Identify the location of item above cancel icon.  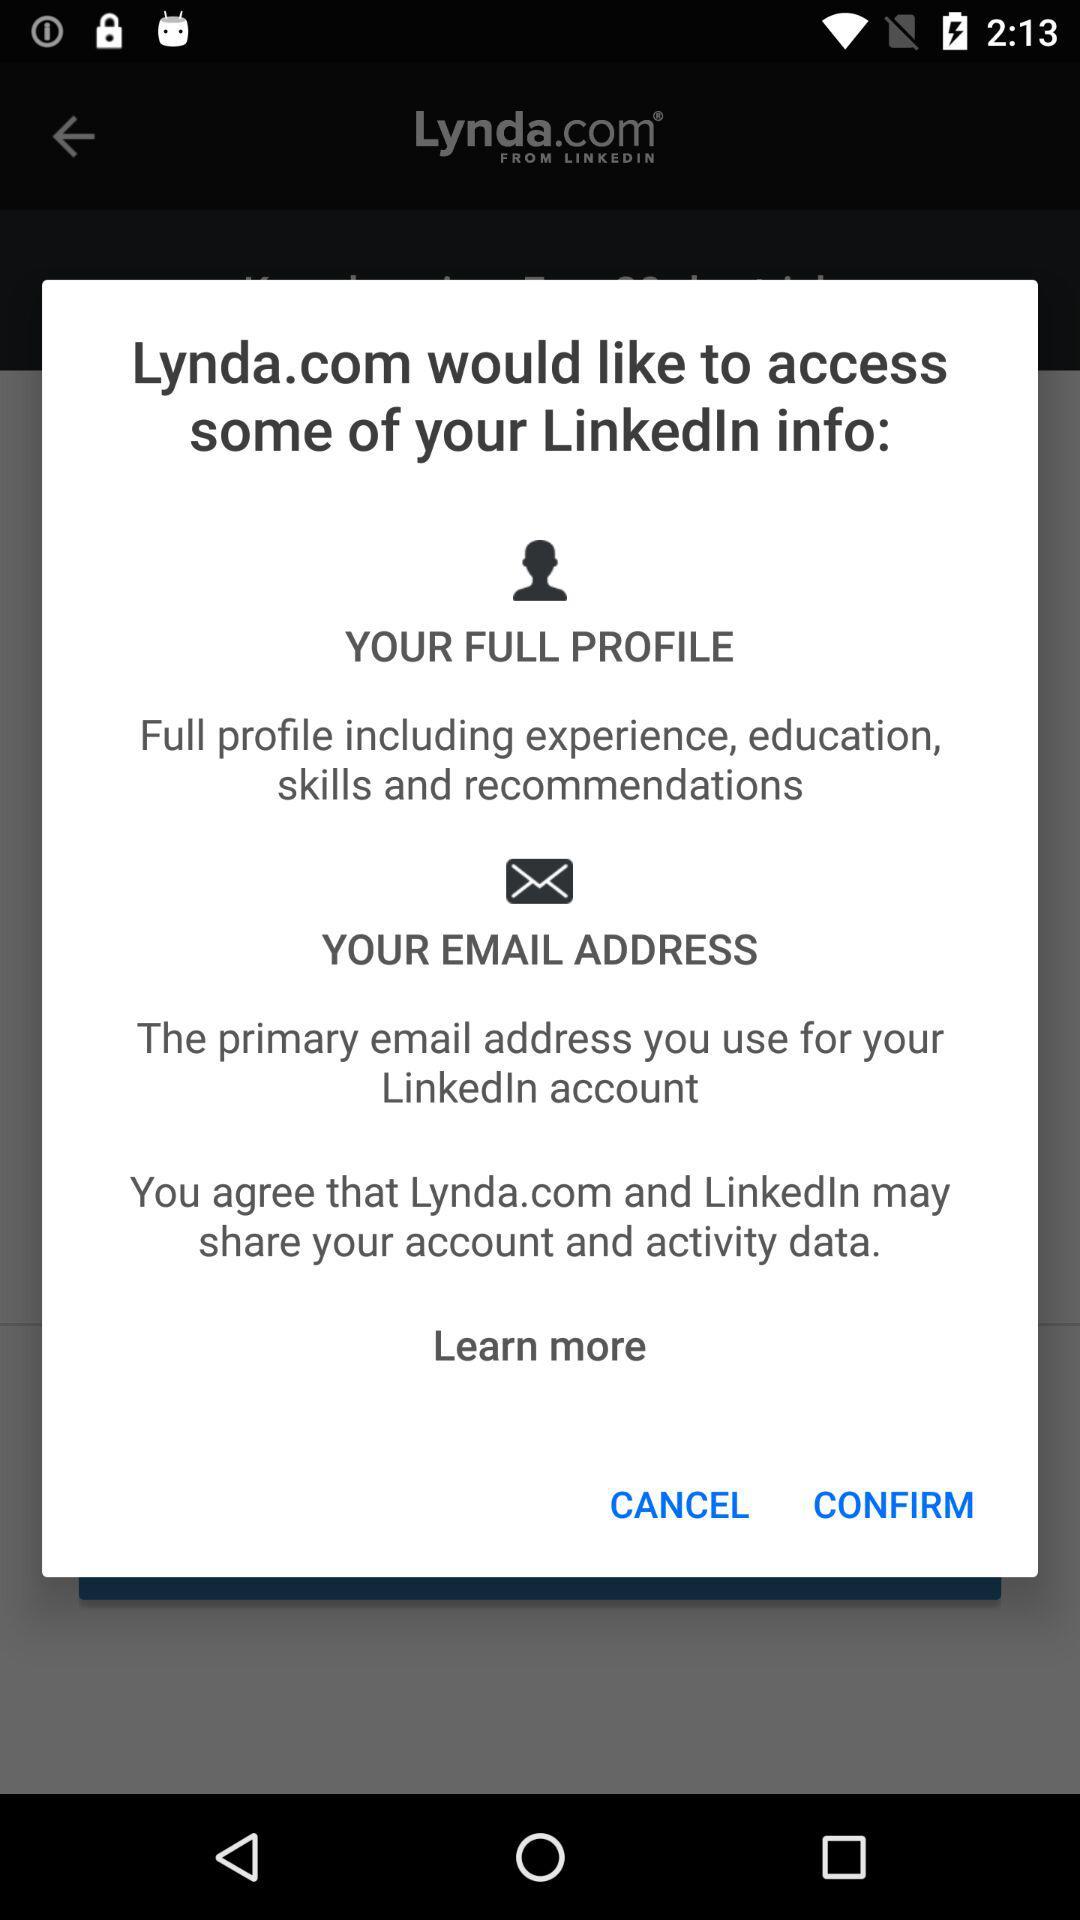
(538, 1344).